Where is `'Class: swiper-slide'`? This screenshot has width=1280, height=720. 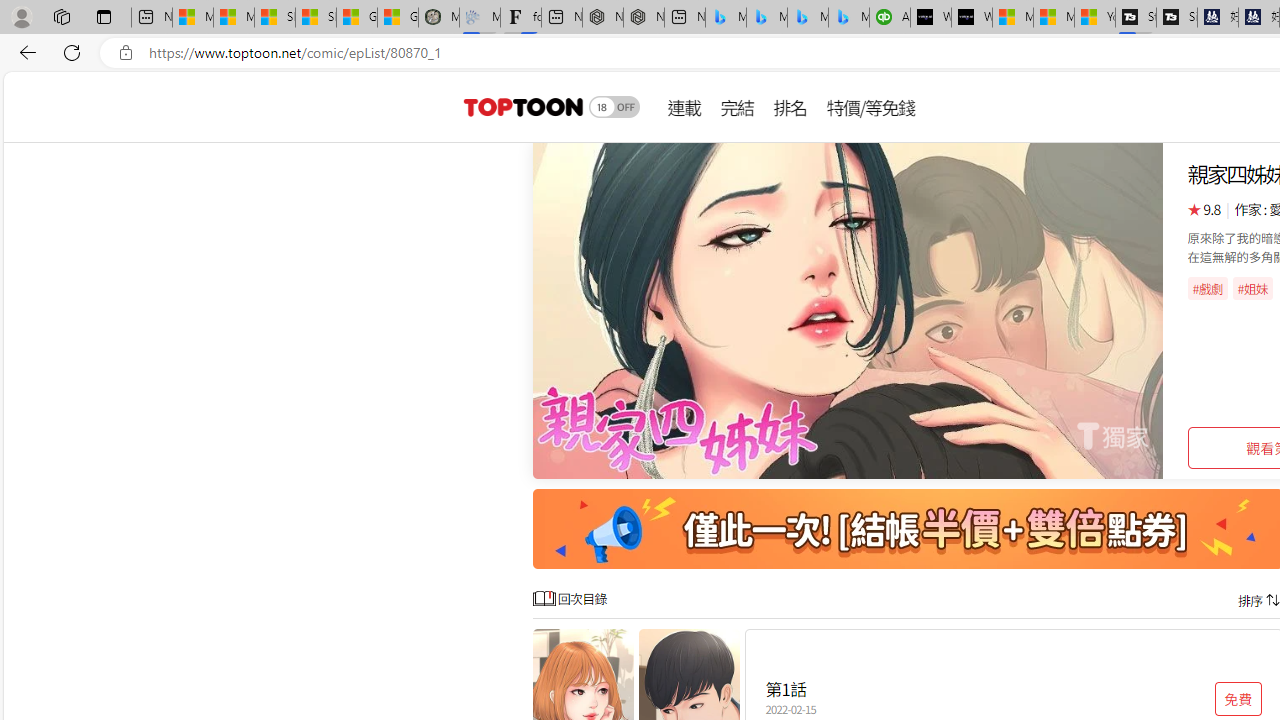 'Class: swiper-slide' is located at coordinates (848, 311).